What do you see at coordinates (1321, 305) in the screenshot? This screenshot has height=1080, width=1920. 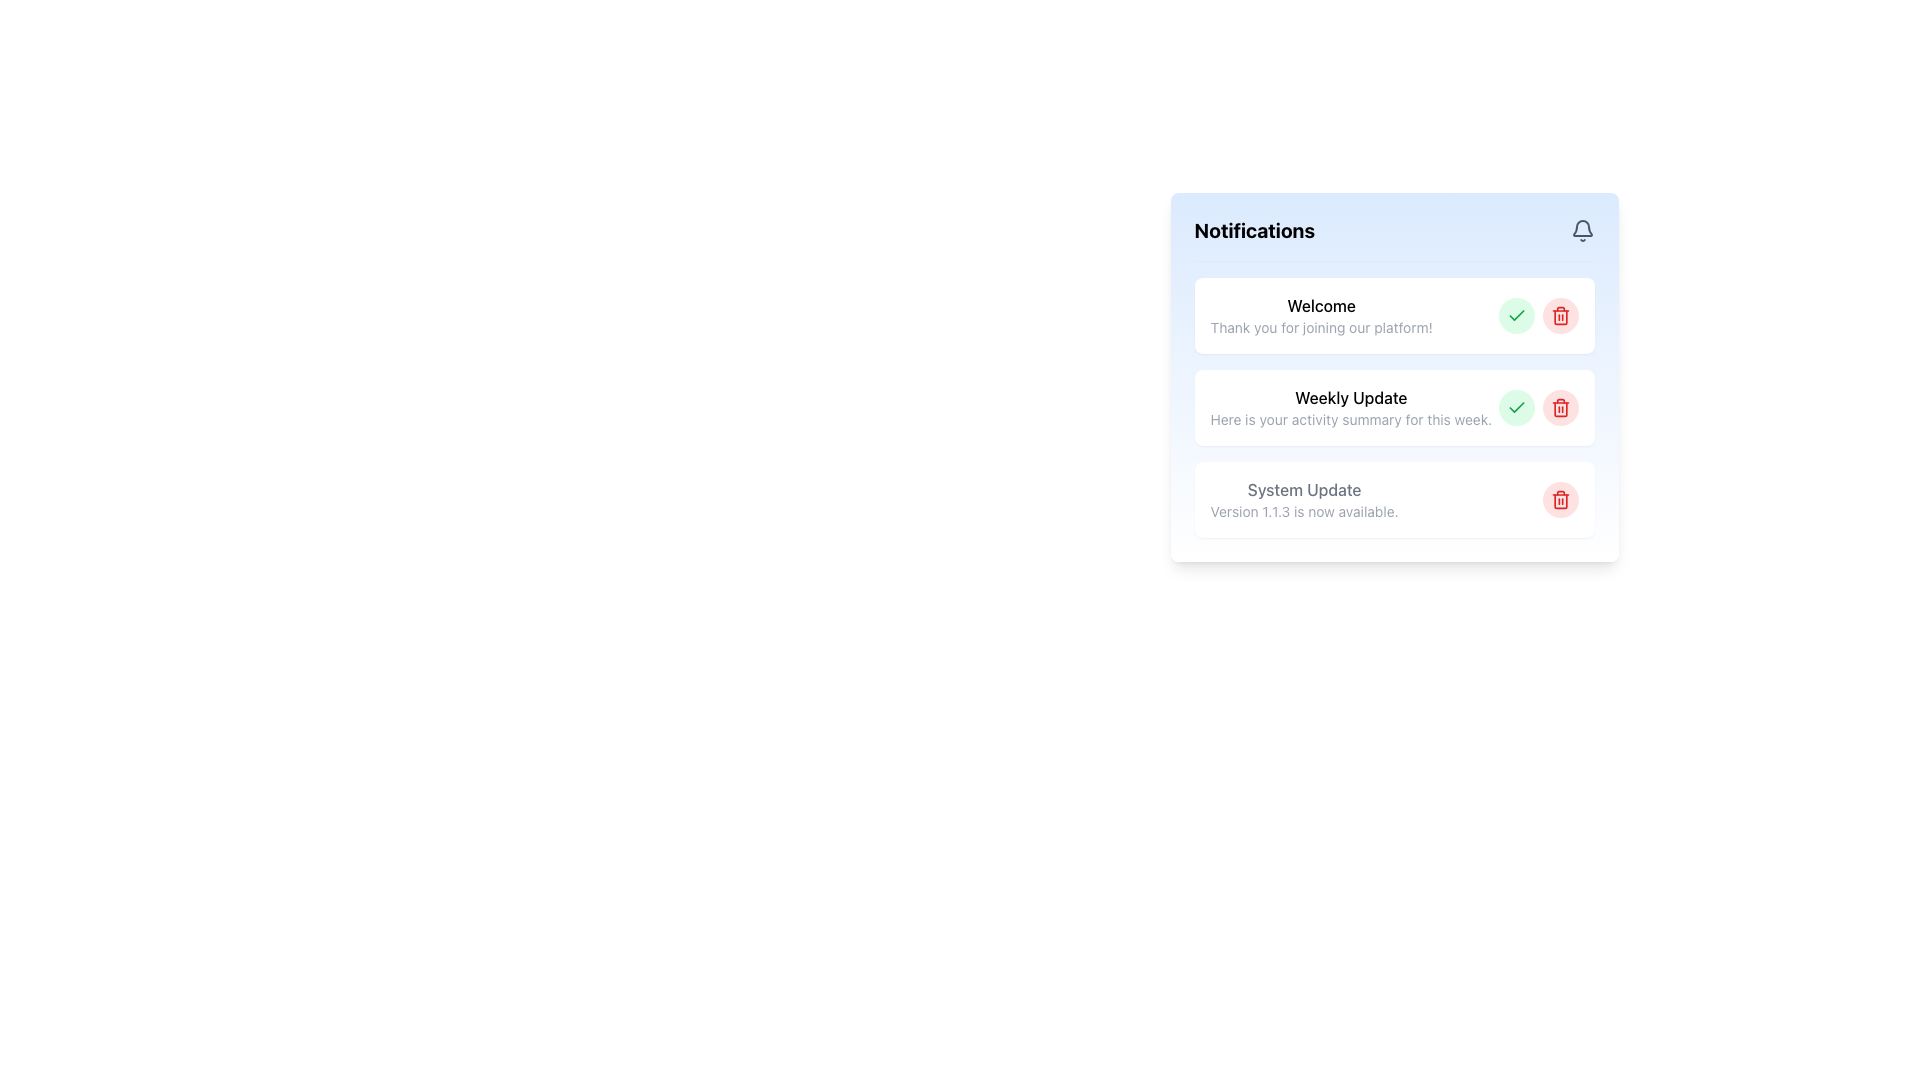 I see `the bold black text that reads 'Welcome', which is located at the top of the first notification message` at bounding box center [1321, 305].